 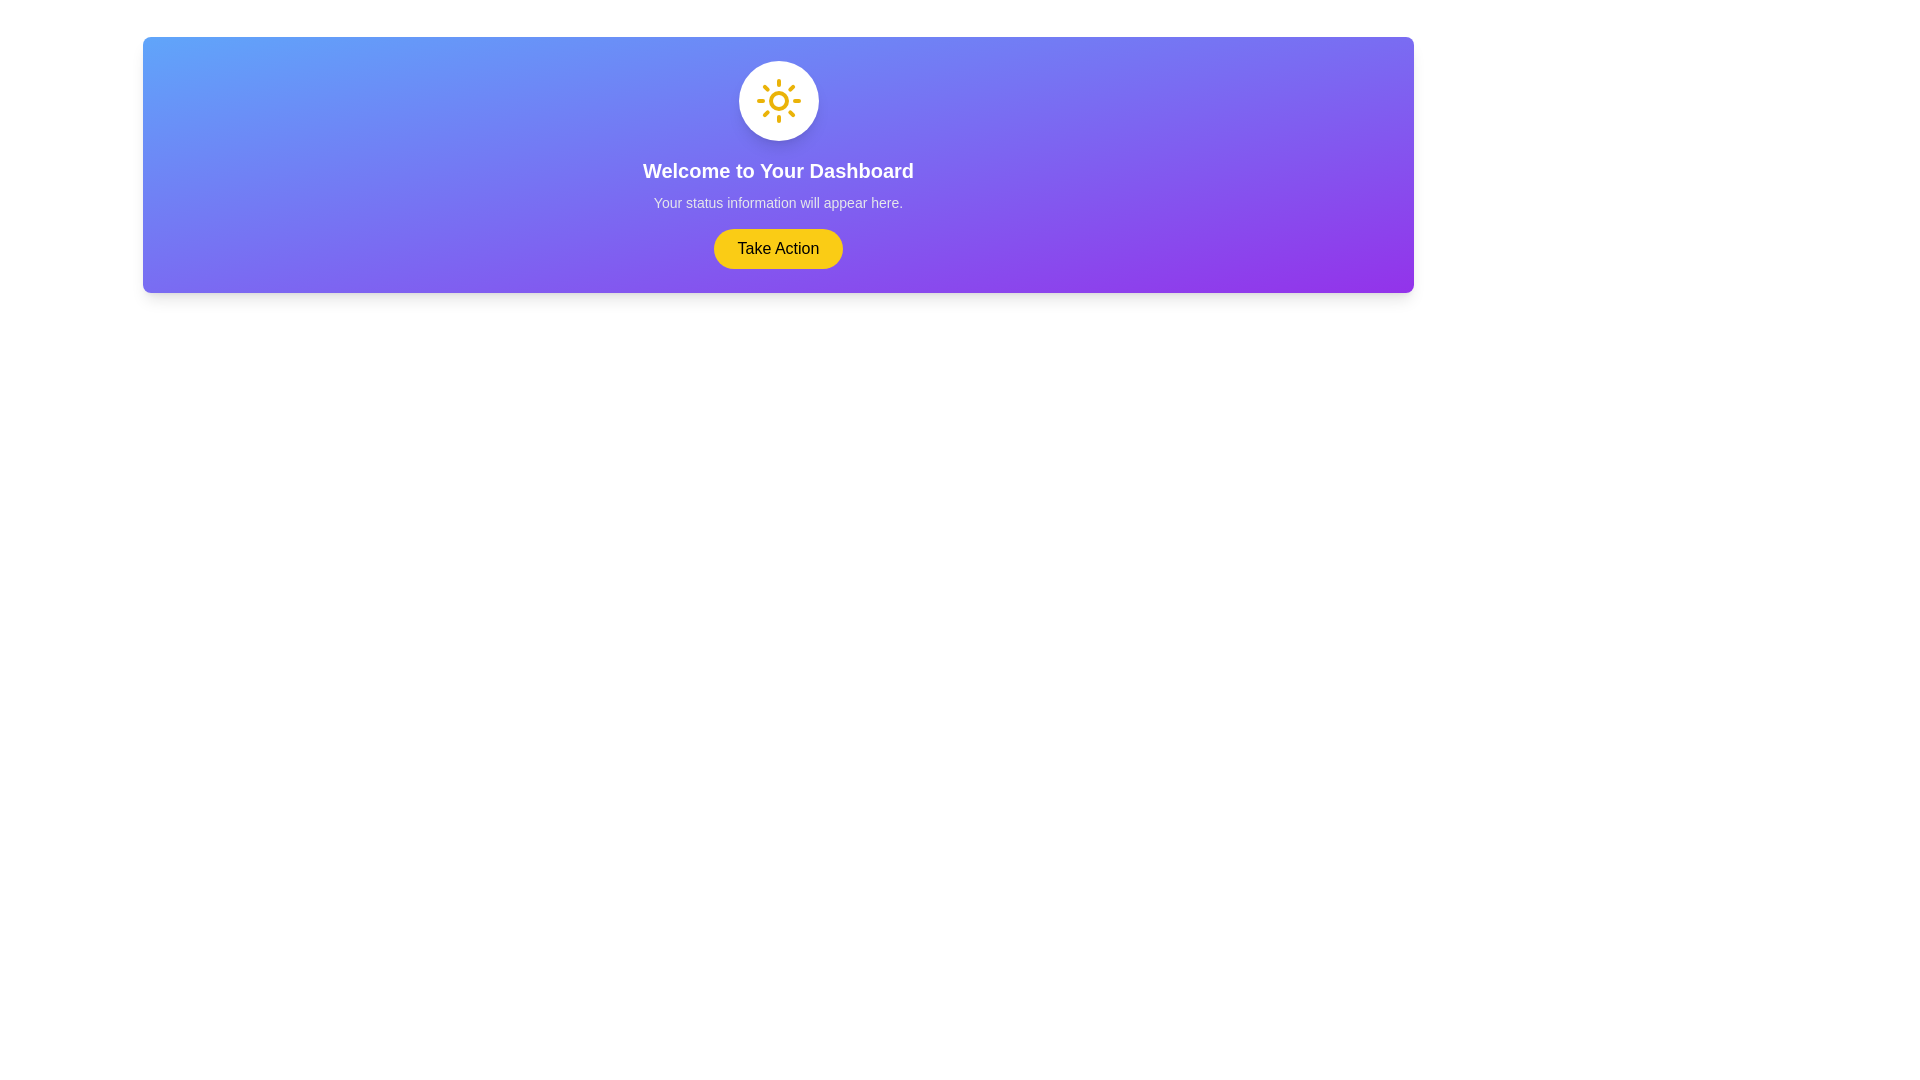 What do you see at coordinates (777, 100) in the screenshot?
I see `the central circle of the sun icon located above the heading text 'Welcome to Your Dashboard'` at bounding box center [777, 100].